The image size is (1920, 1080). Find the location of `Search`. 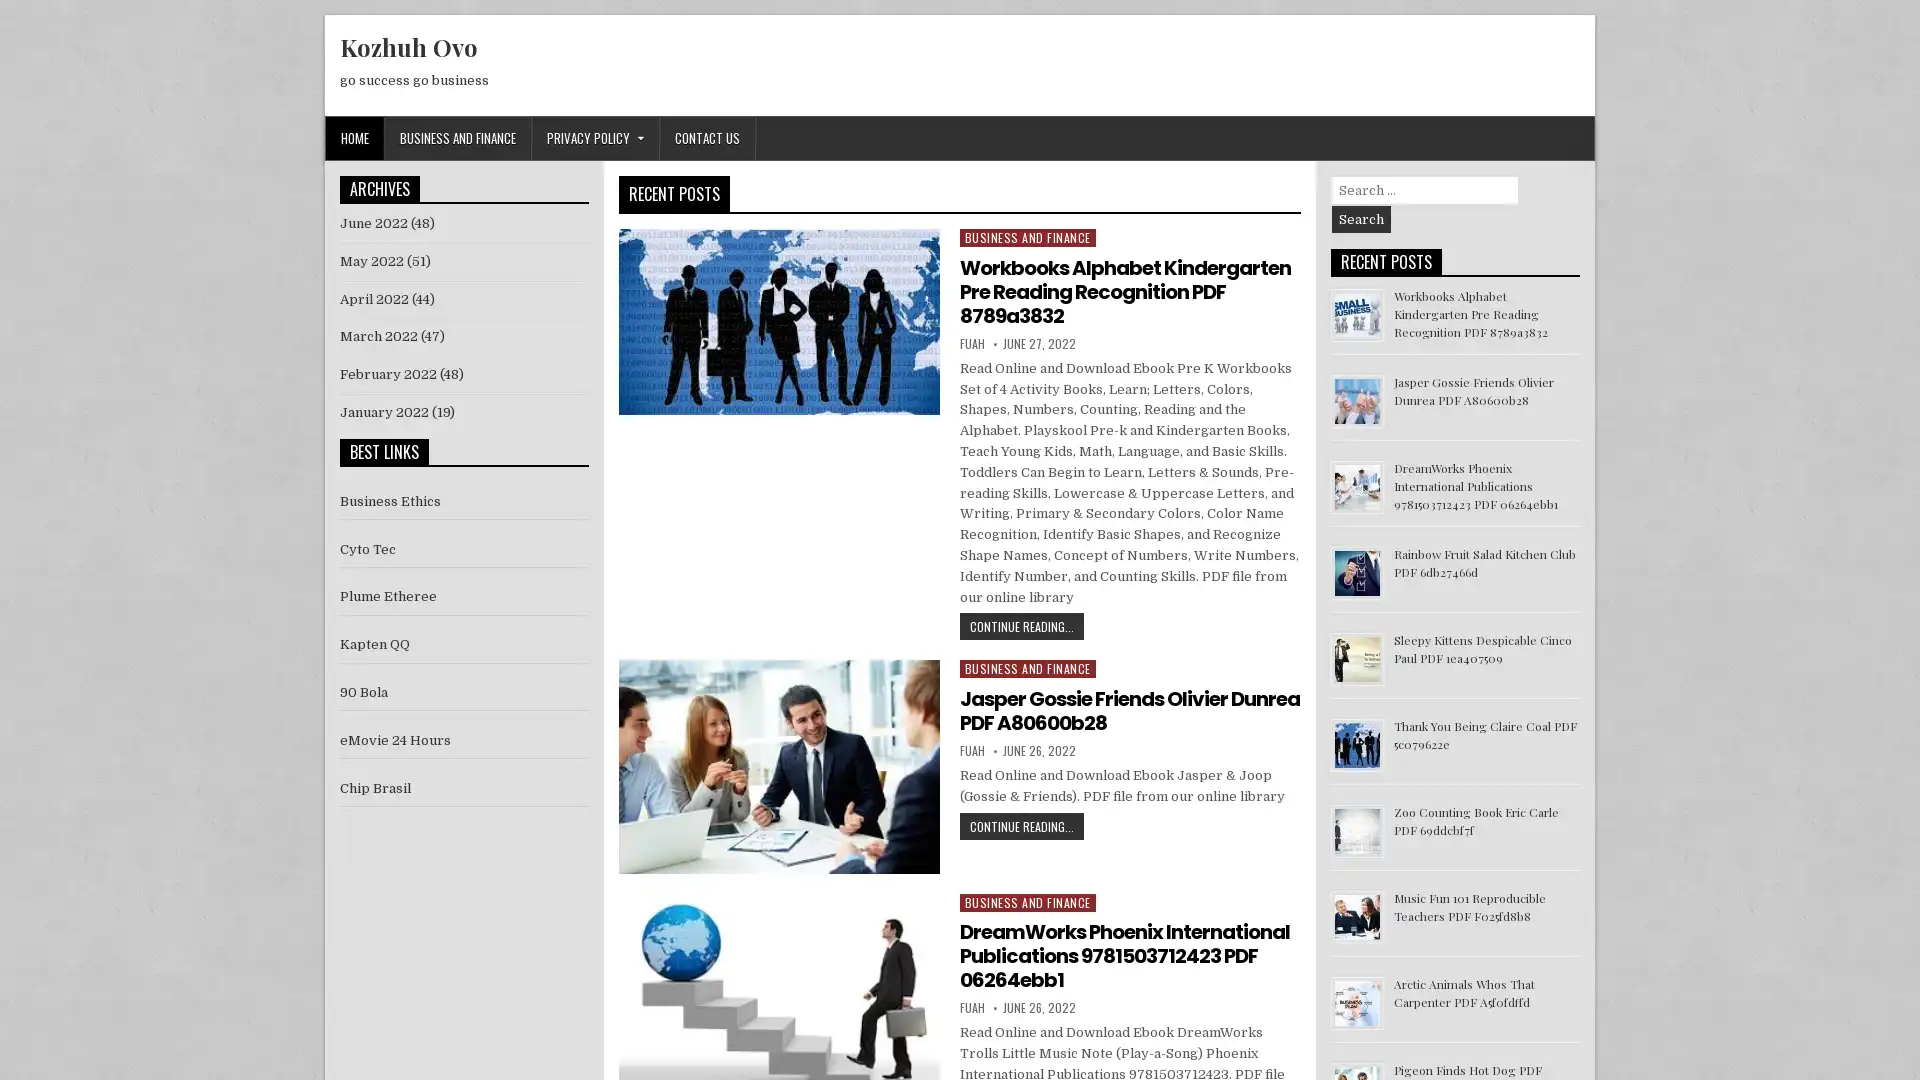

Search is located at coordinates (1360, 219).